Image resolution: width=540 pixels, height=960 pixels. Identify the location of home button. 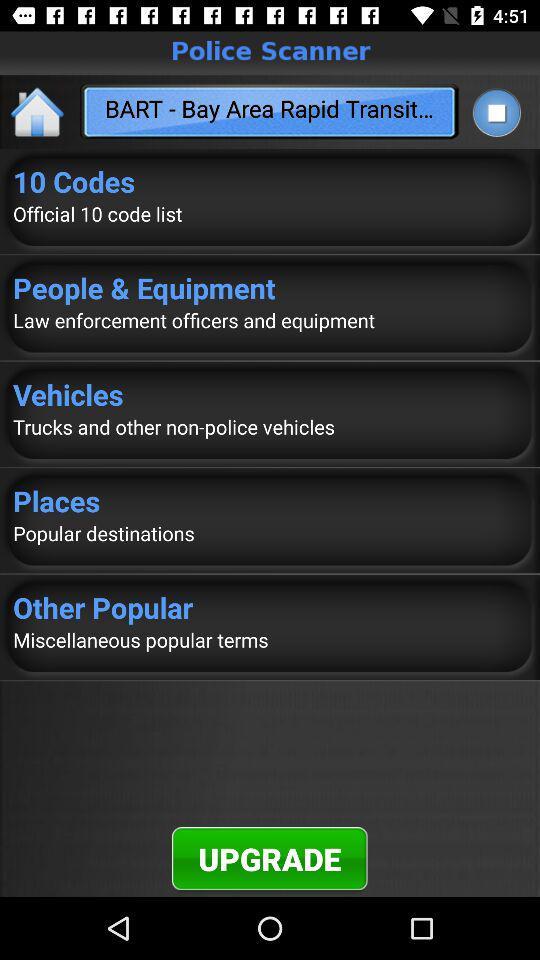
(38, 111).